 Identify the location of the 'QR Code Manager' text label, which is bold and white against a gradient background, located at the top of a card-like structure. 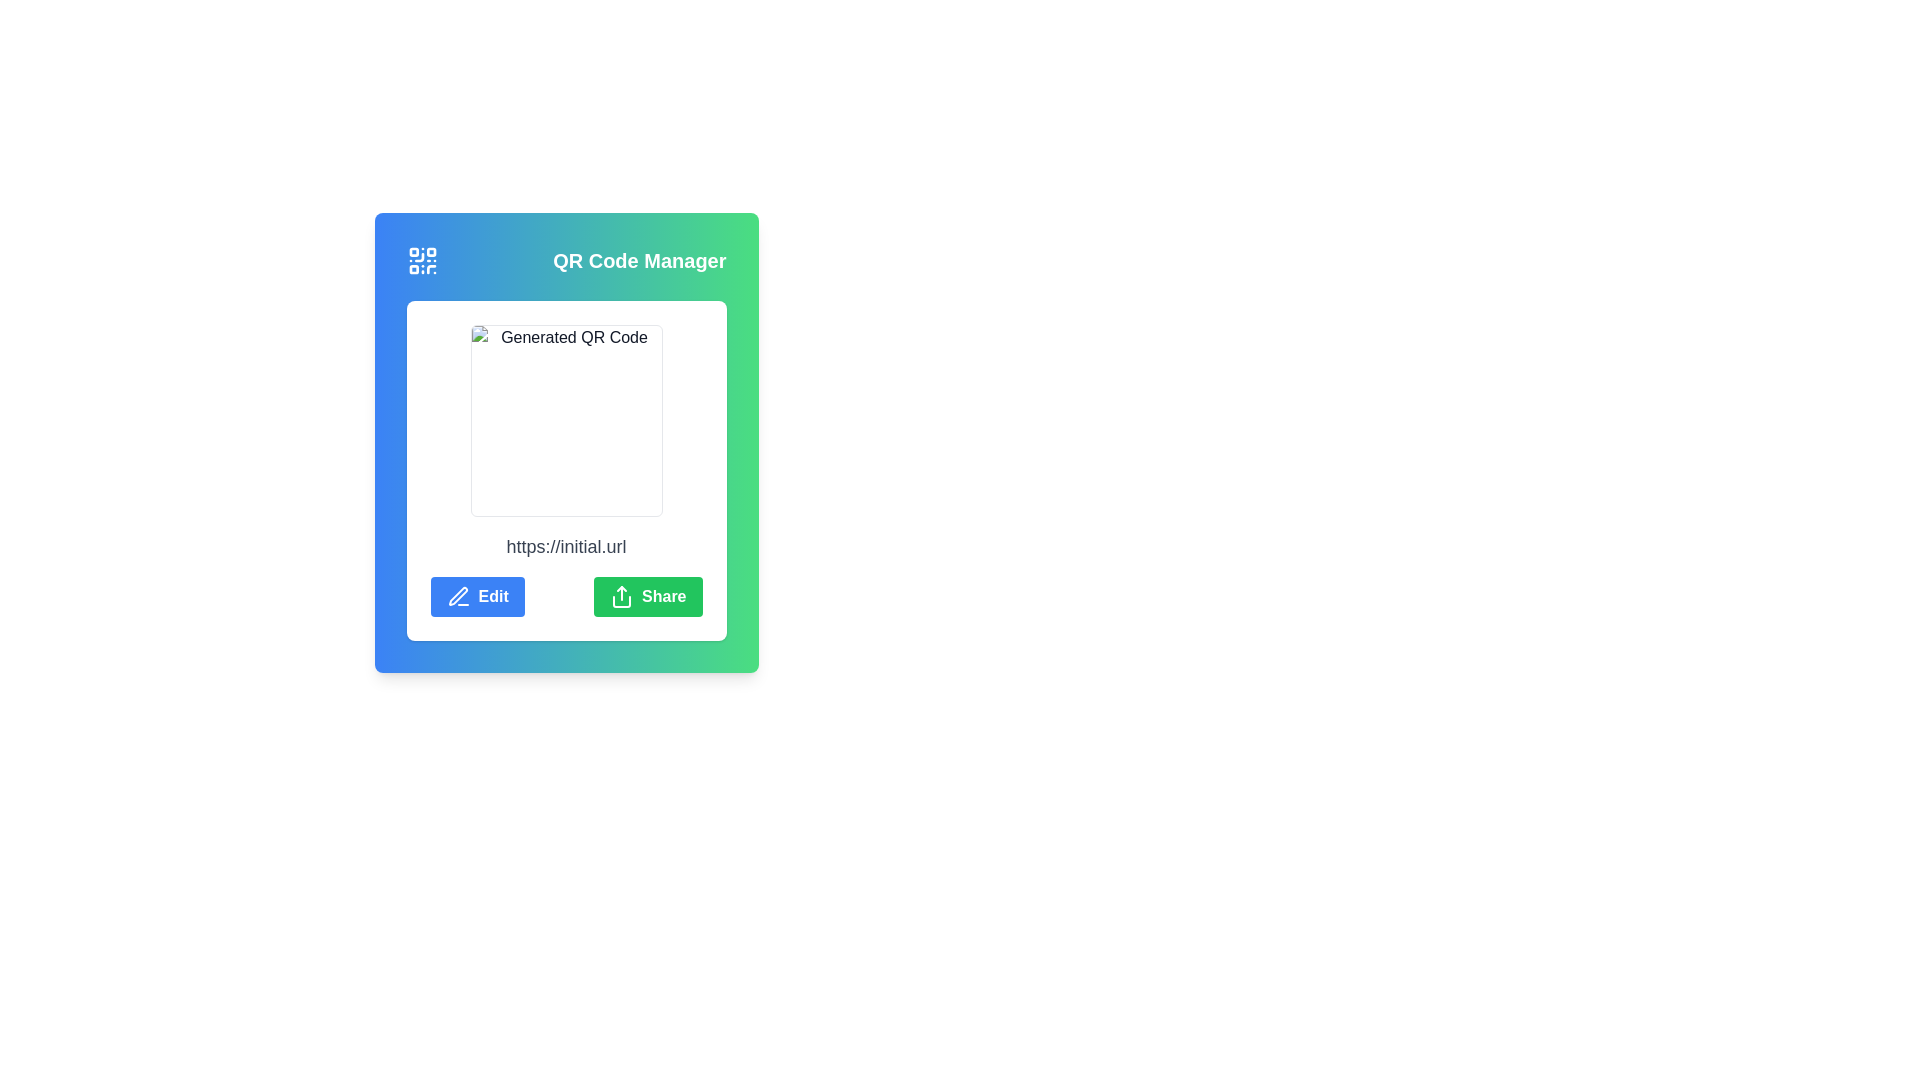
(638, 260).